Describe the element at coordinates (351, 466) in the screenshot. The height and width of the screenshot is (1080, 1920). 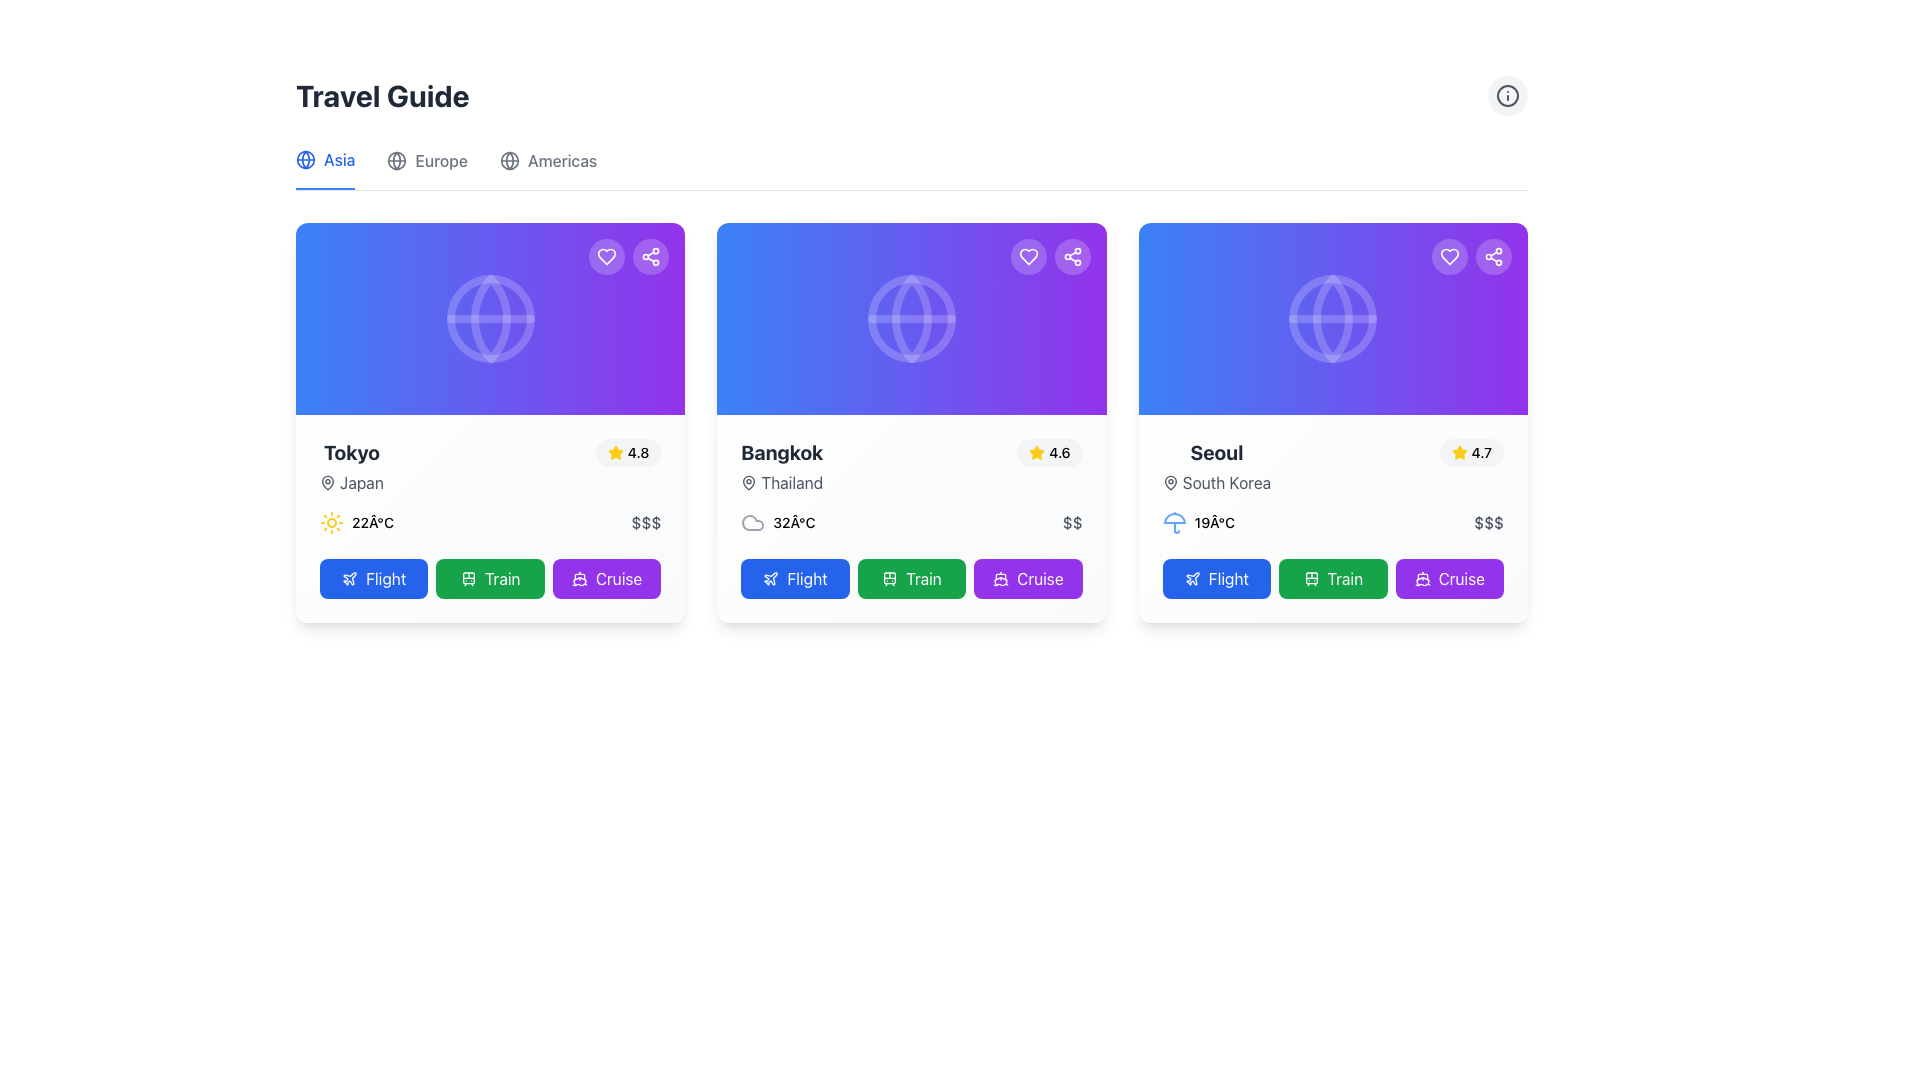
I see `the text label that provides the name of the destination 'Tokyo, Japan', located in the top-left corner of the leftmost card in the list of travel destinations` at that location.